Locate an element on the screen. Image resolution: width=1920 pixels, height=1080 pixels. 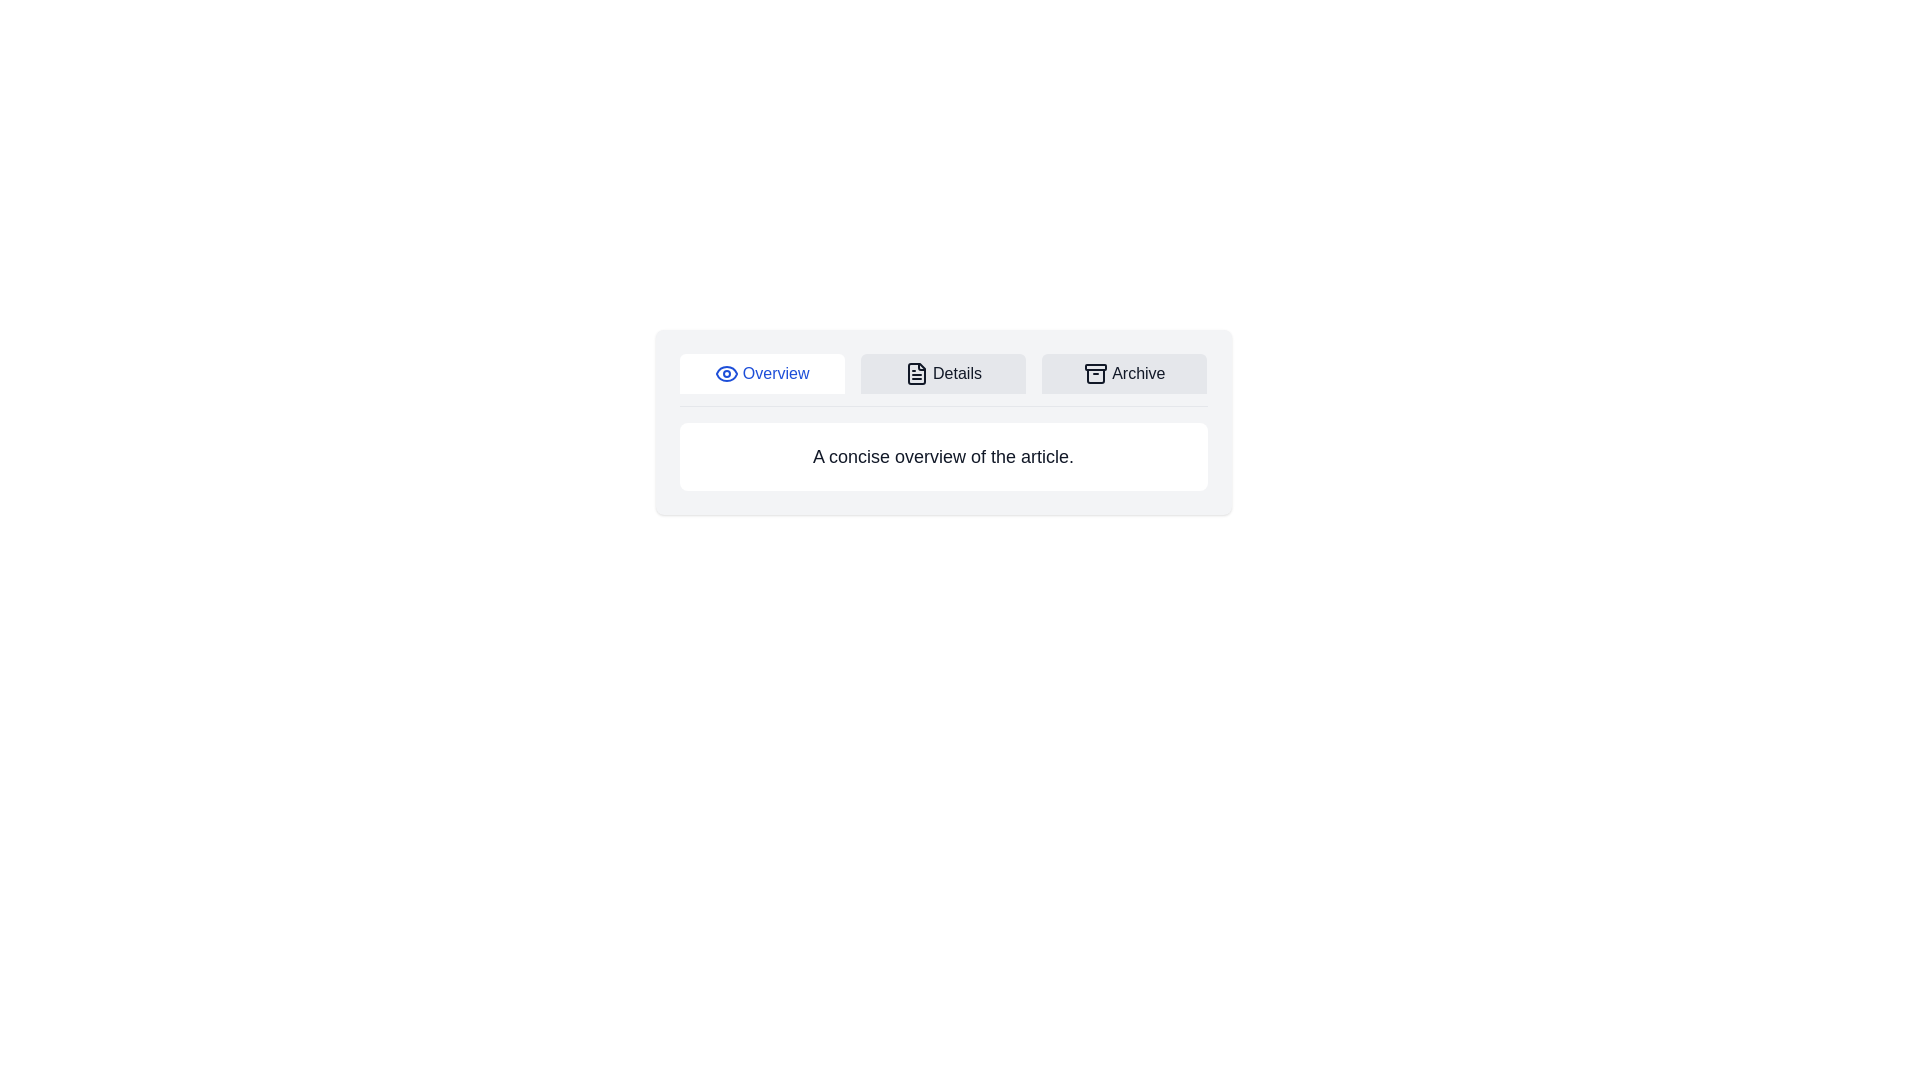
the Overview tab is located at coordinates (761, 374).